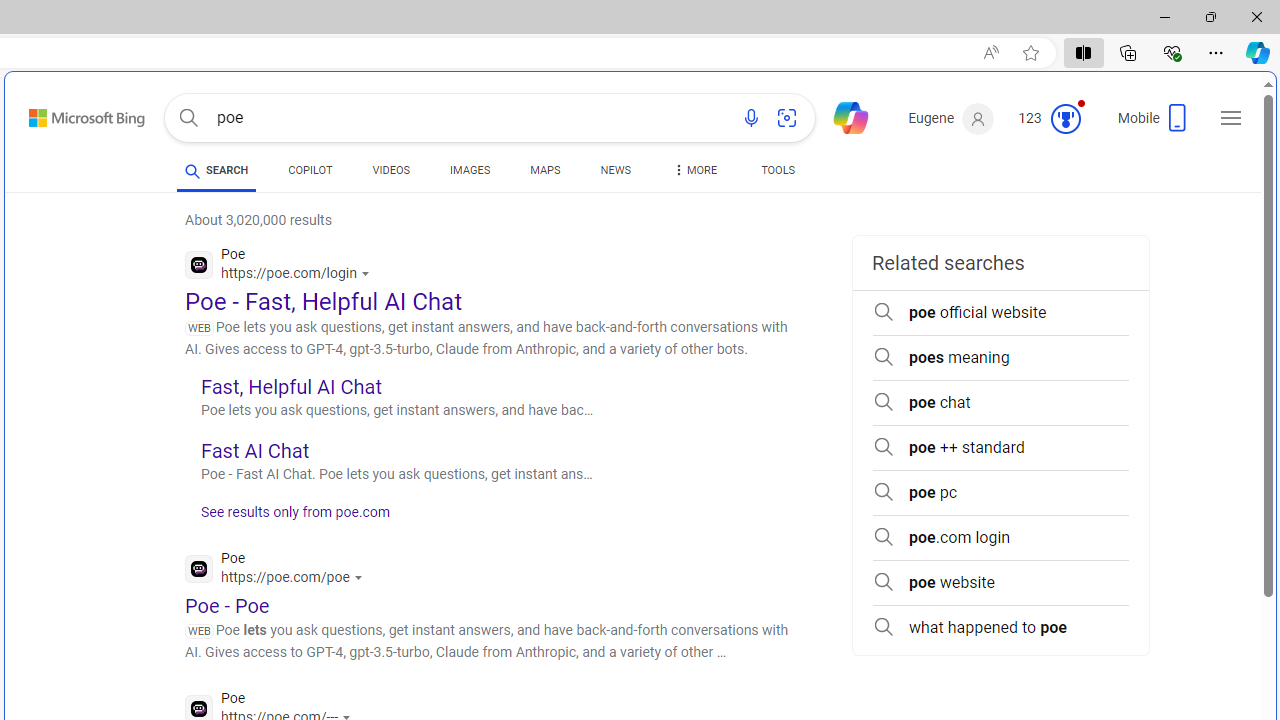 This screenshot has height=720, width=1280. Describe the element at coordinates (1000, 312) in the screenshot. I see `'poe official website'` at that location.